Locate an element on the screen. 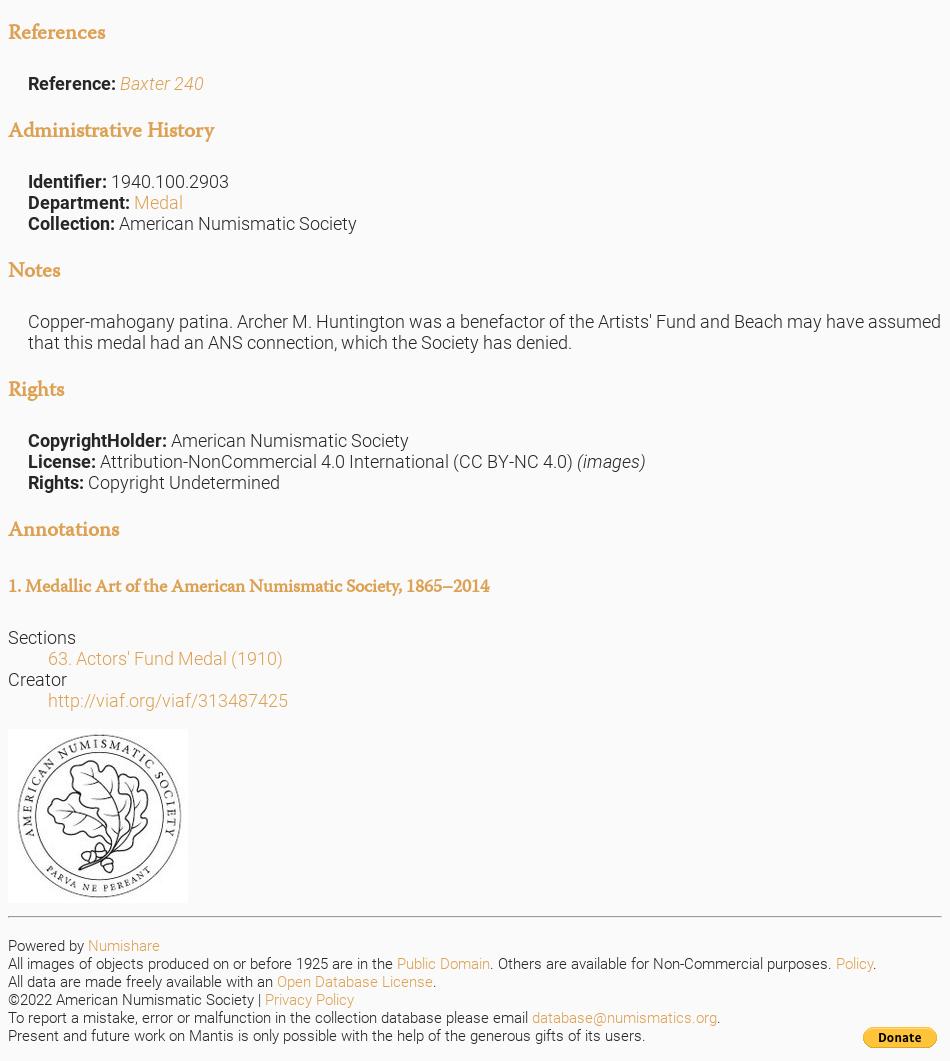 Image resolution: width=950 pixels, height=1061 pixels. 'Identifier:' is located at coordinates (69, 179).